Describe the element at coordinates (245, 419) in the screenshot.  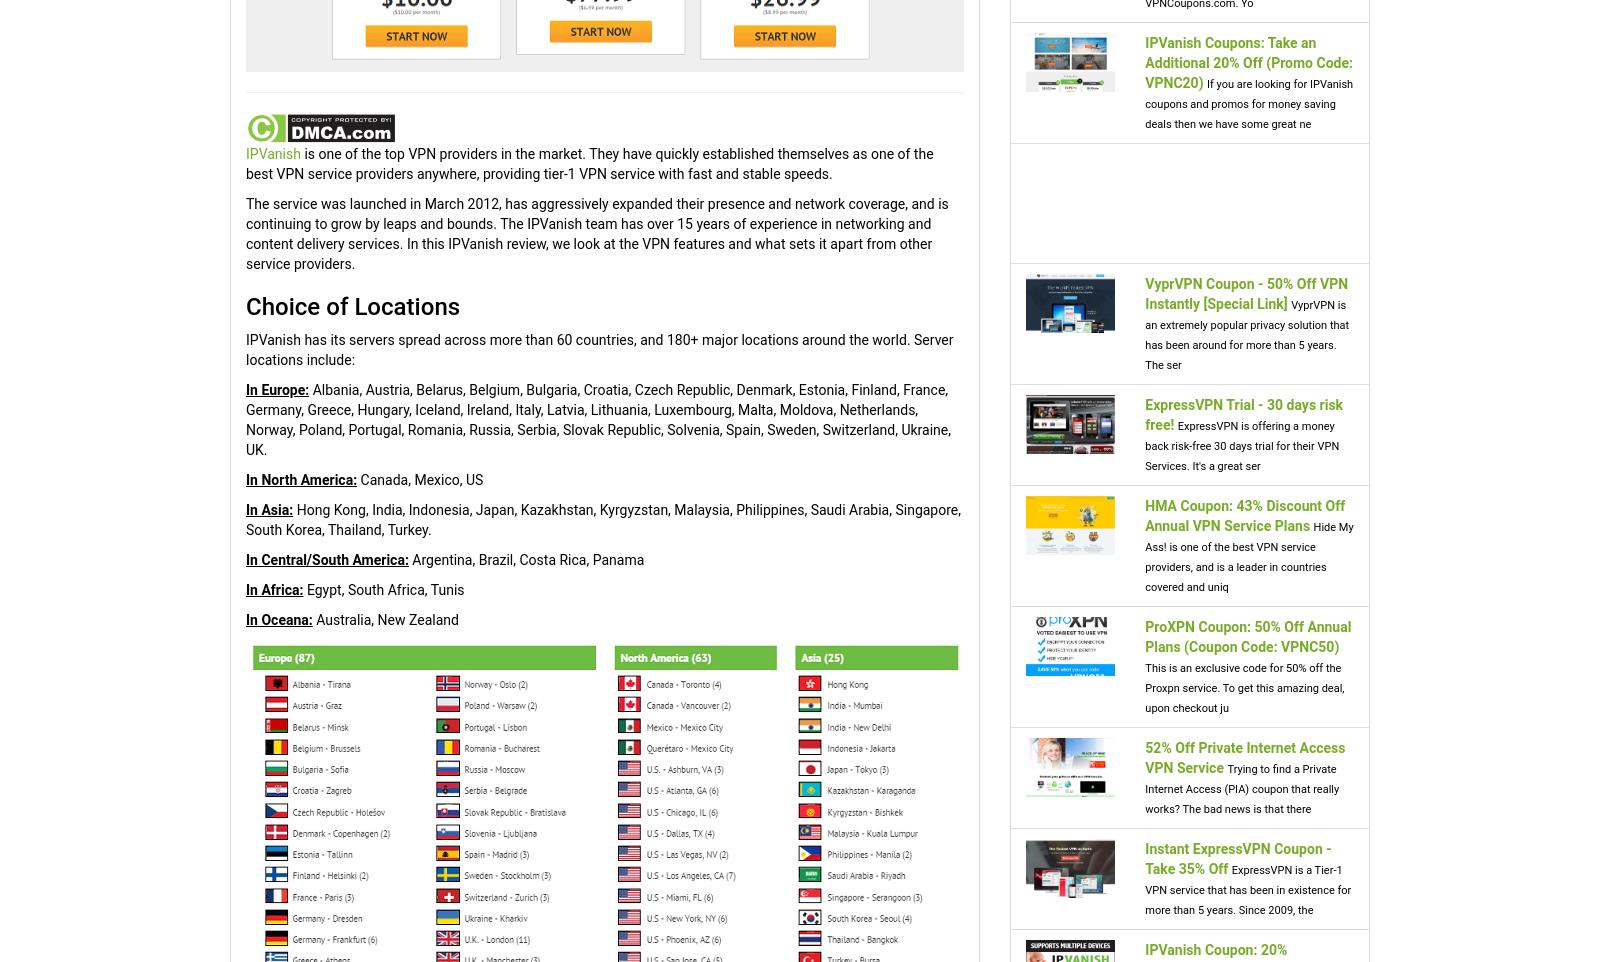
I see `'Albania, Austria, Belarus, Belgium, Bulgaria, Croatia, Czech Republic, Denmark, Estonia, Finland, France, Germany, Greece, Hungary, Iceland, Ireland, Italy, Latvia, Lithuania, Luxembourg, Malta, Moldova, Netherlands, Norway, Poland, Portugal, Romania, Russia, Serbia, Slovak Republic, Solvenia, Spain, Sweden, Switzerland, Ukraine, UK.'` at that location.